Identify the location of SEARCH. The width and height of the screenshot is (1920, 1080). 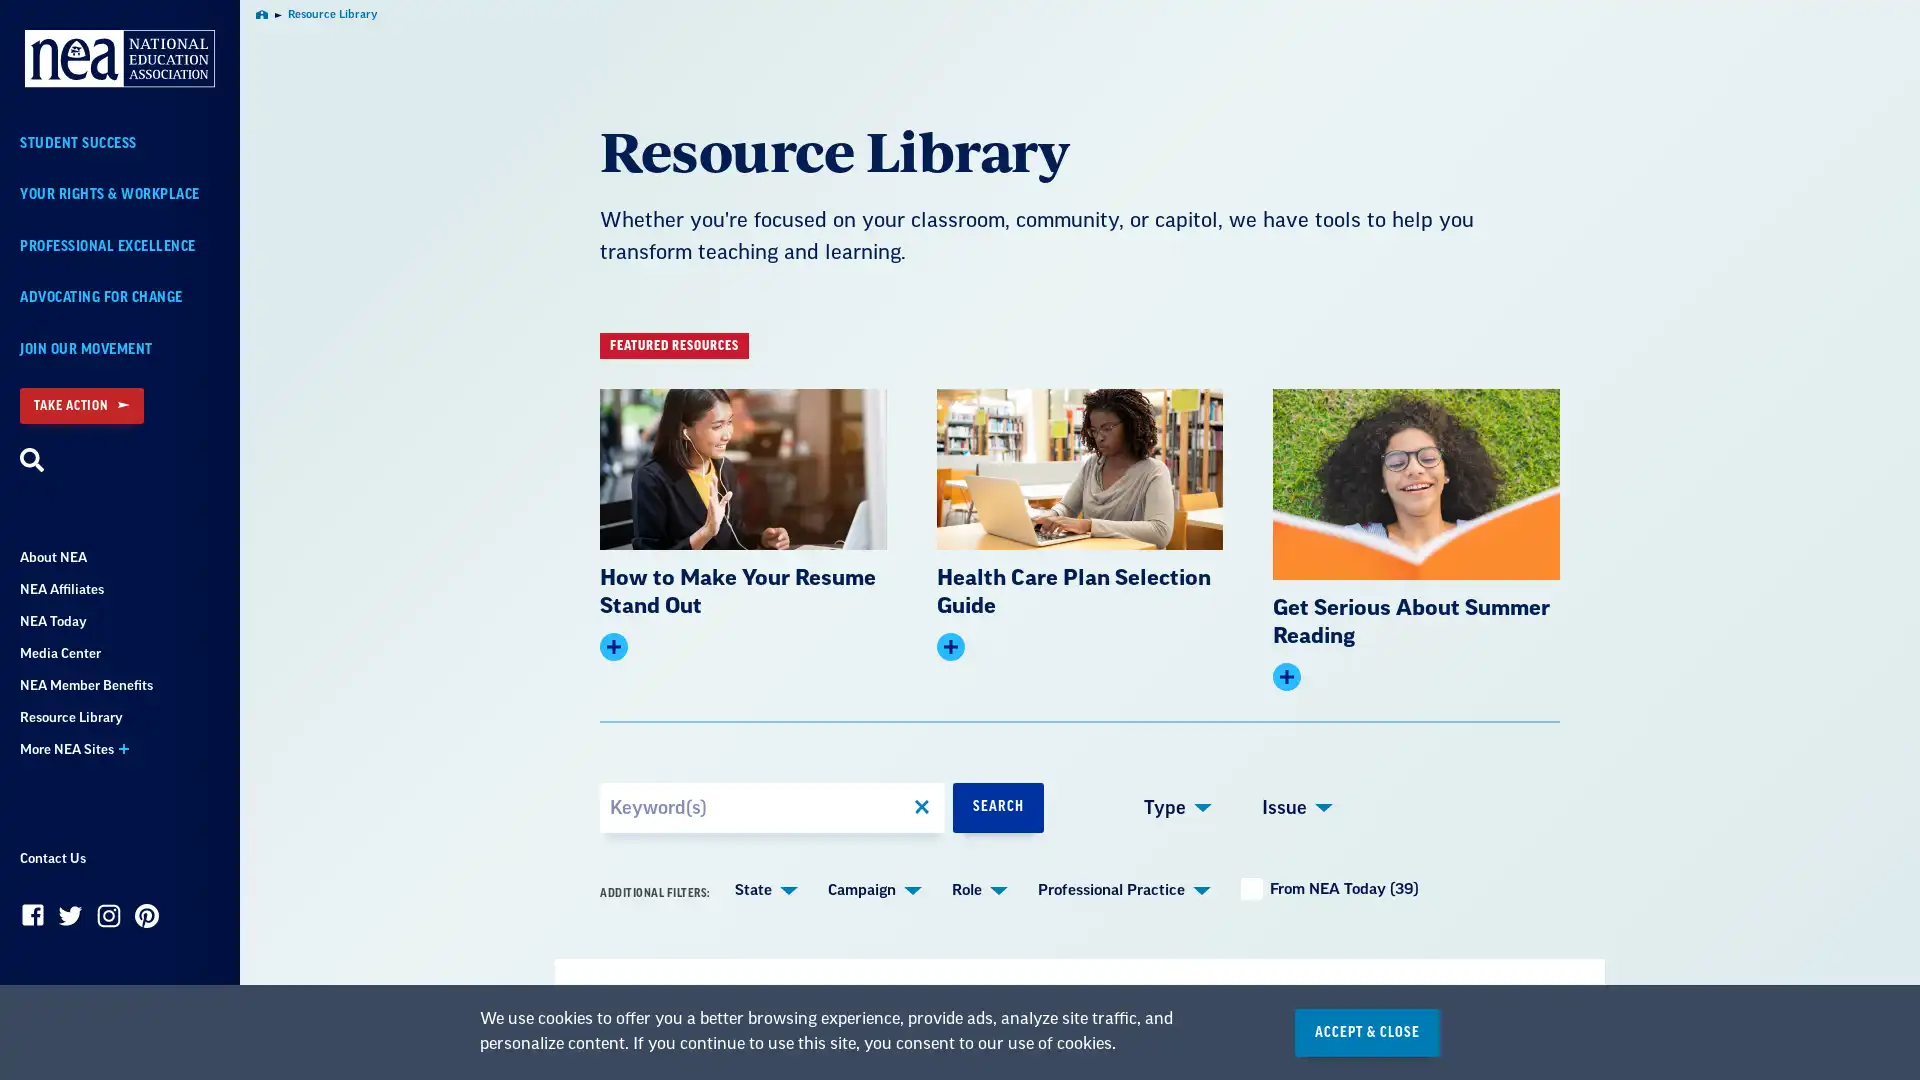
(998, 805).